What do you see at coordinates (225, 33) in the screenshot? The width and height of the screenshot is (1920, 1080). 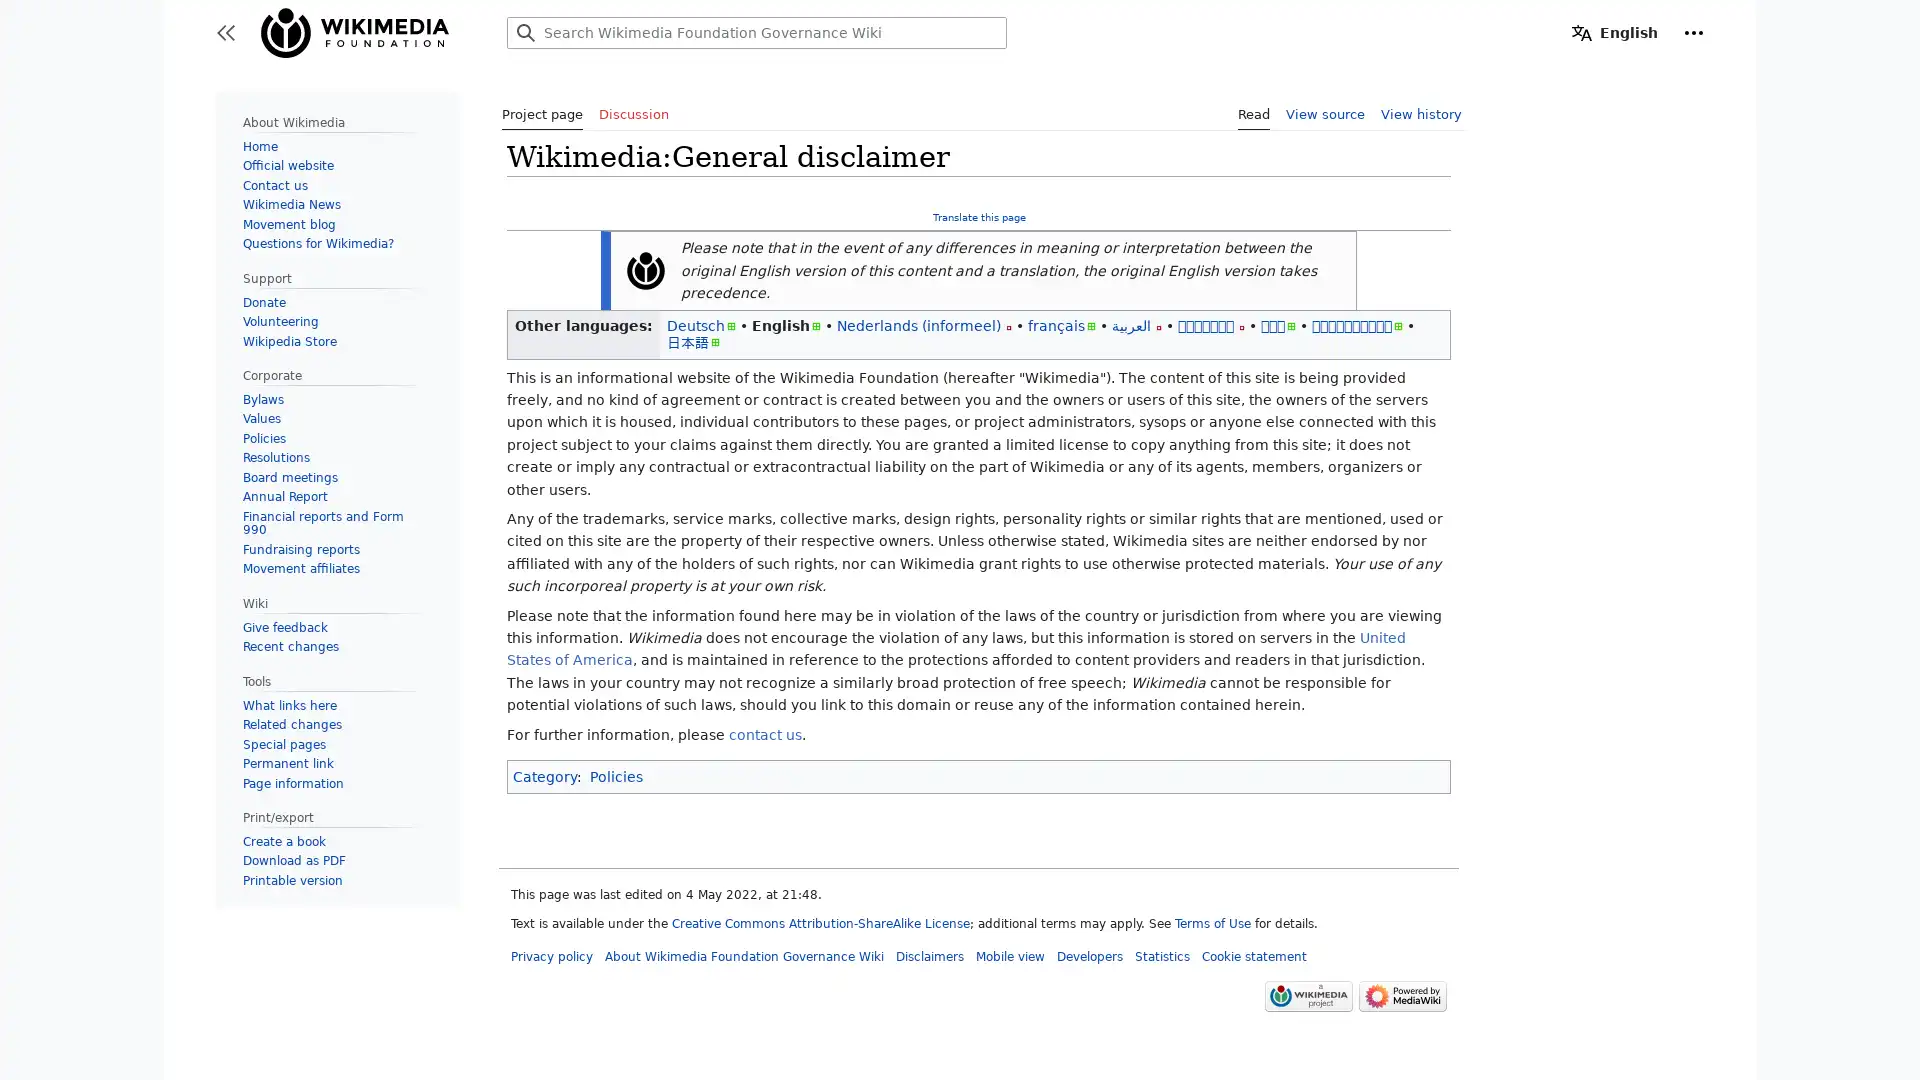 I see `Toggle sidebar` at bounding box center [225, 33].